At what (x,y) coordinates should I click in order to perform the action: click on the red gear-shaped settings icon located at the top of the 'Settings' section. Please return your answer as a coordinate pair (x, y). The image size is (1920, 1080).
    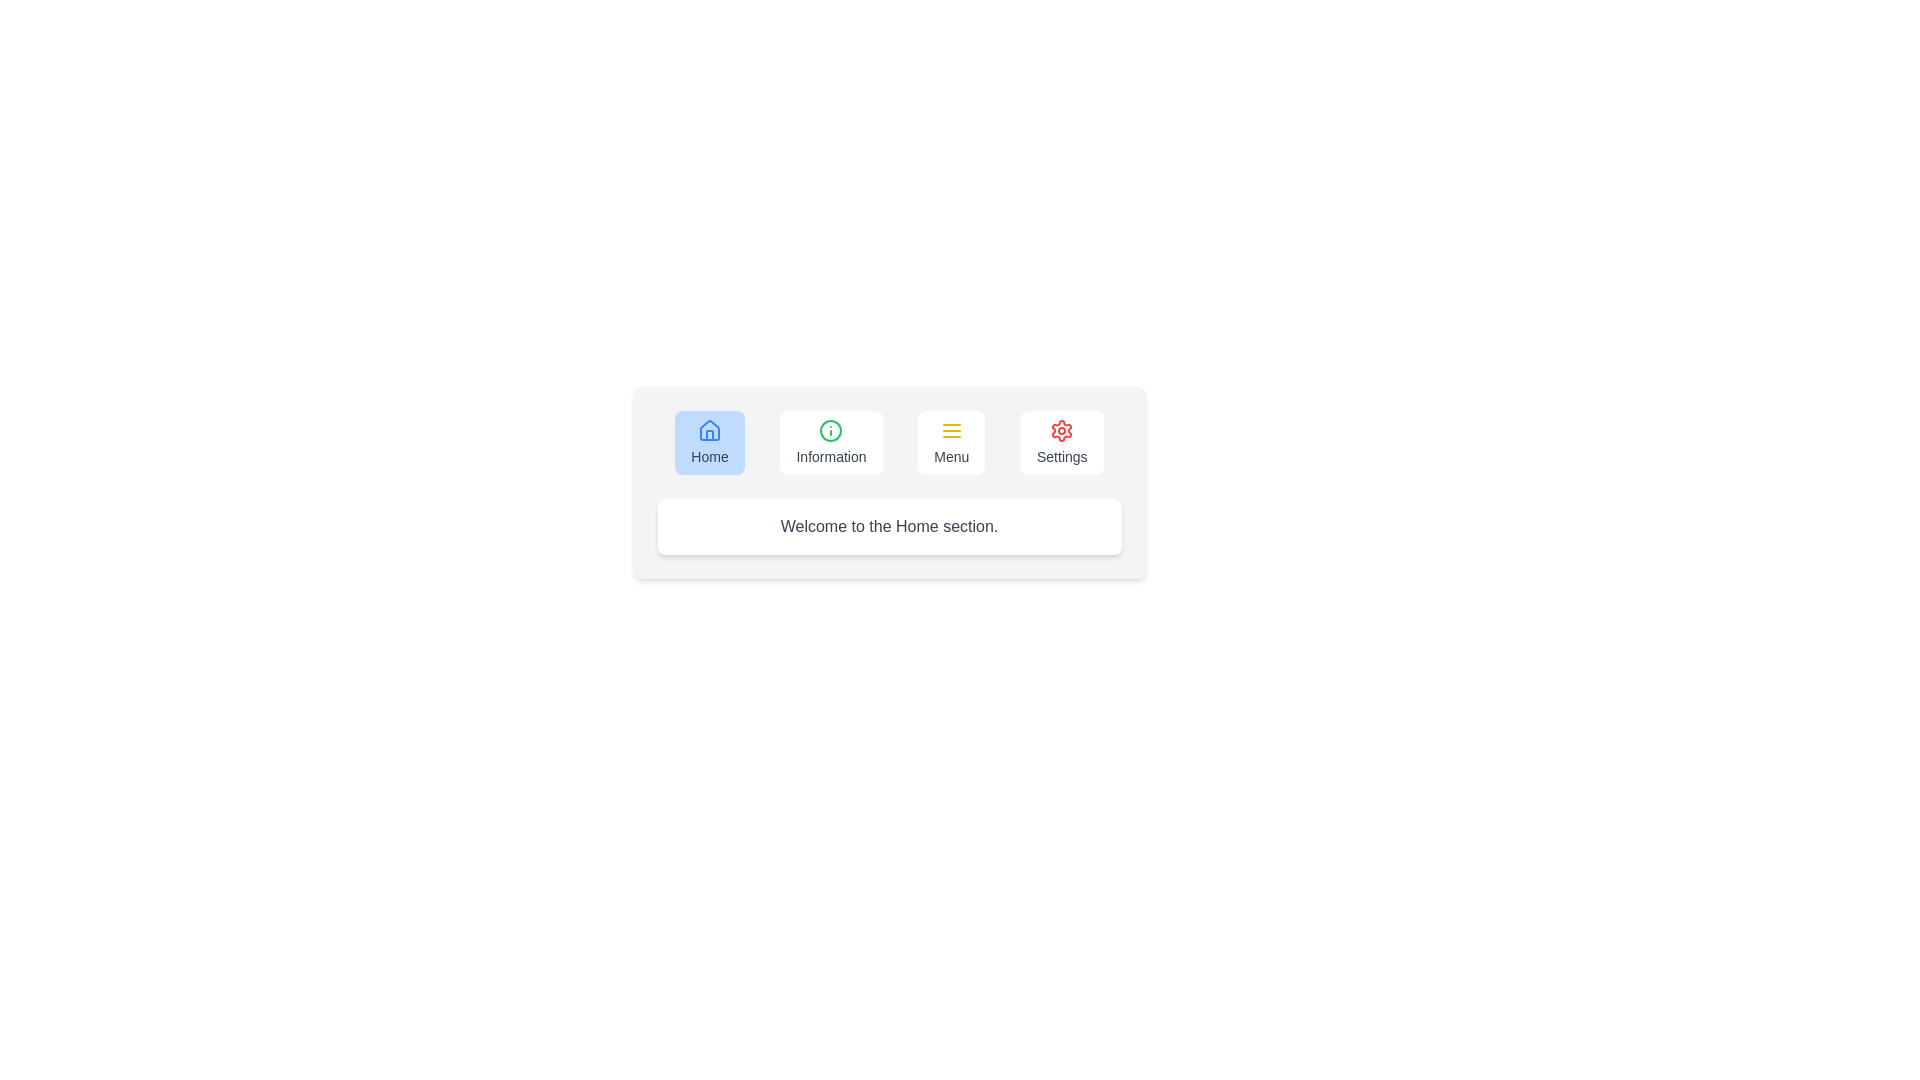
    Looking at the image, I should click on (1061, 430).